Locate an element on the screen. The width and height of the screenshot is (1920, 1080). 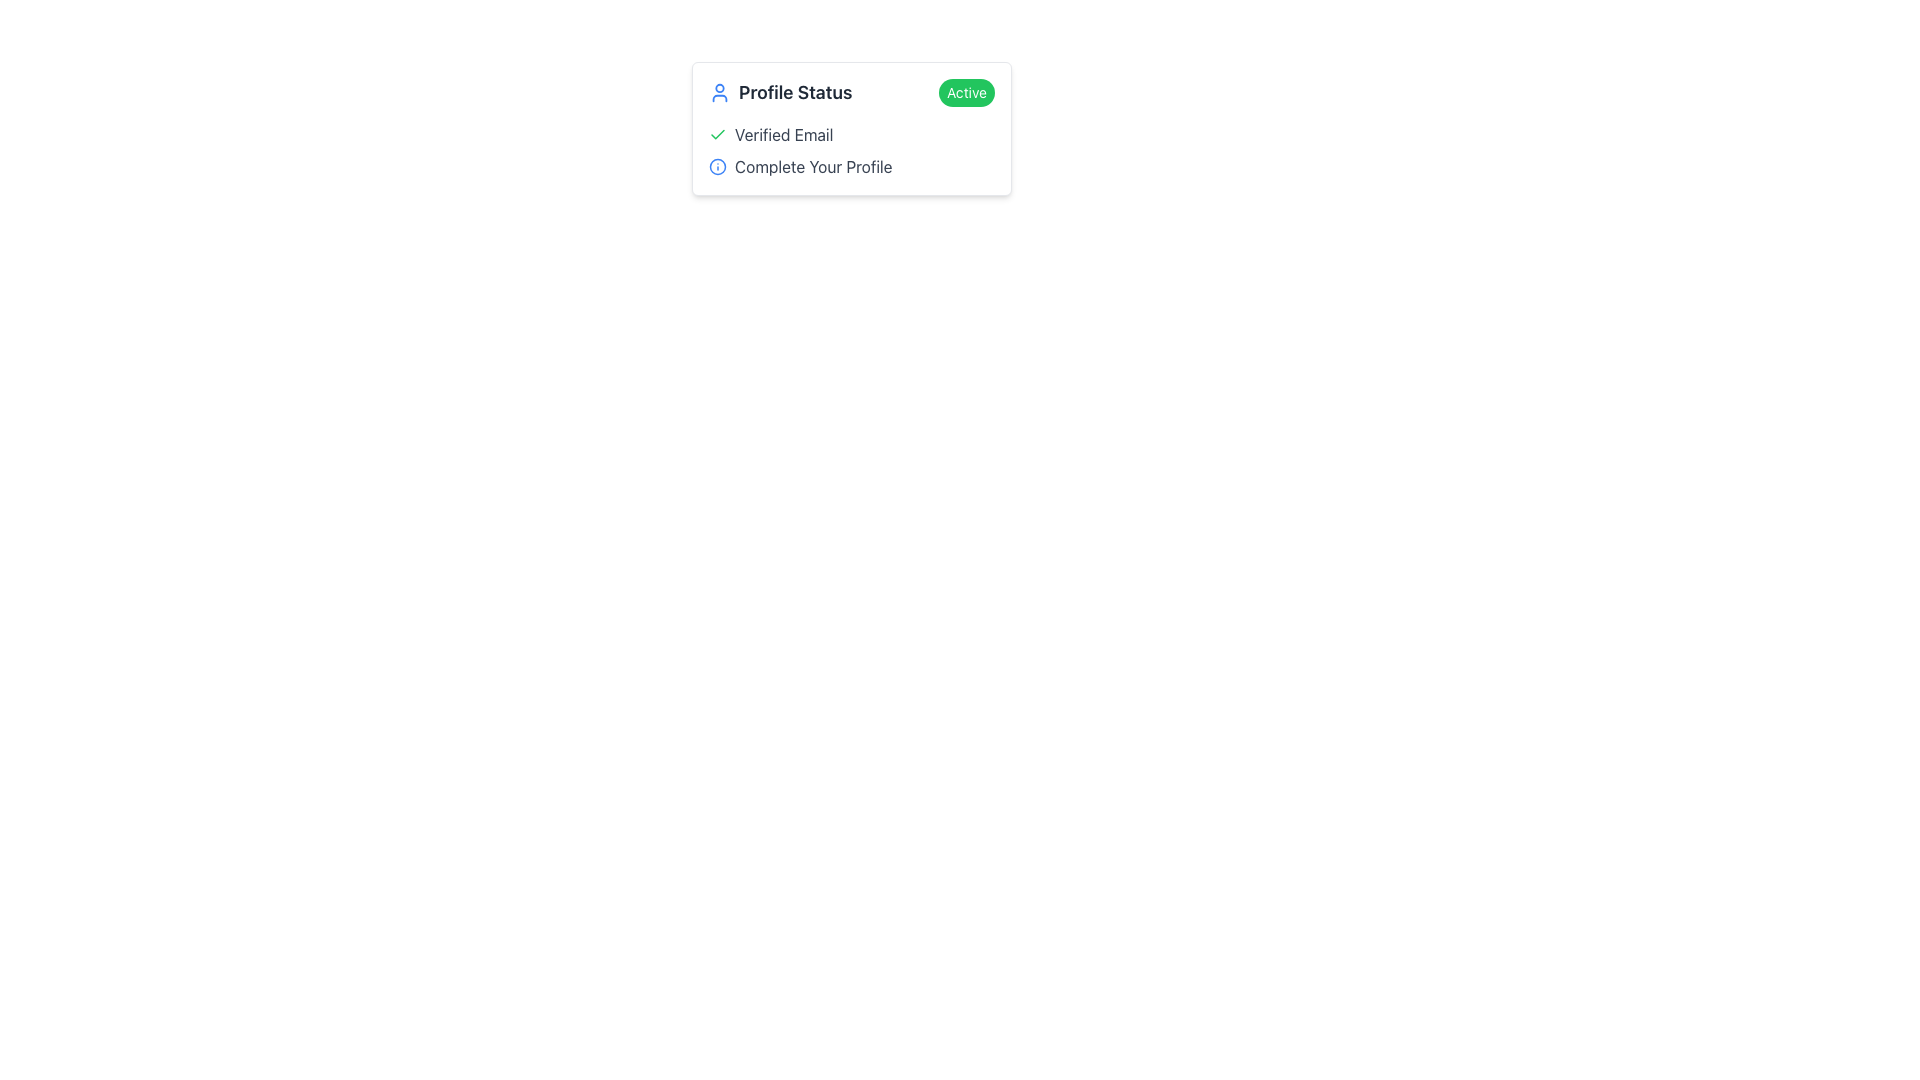
the small green checkmark icon located to the left of the 'Verified Email' text, which is the first item under the 'Profile Status' title is located at coordinates (718, 135).